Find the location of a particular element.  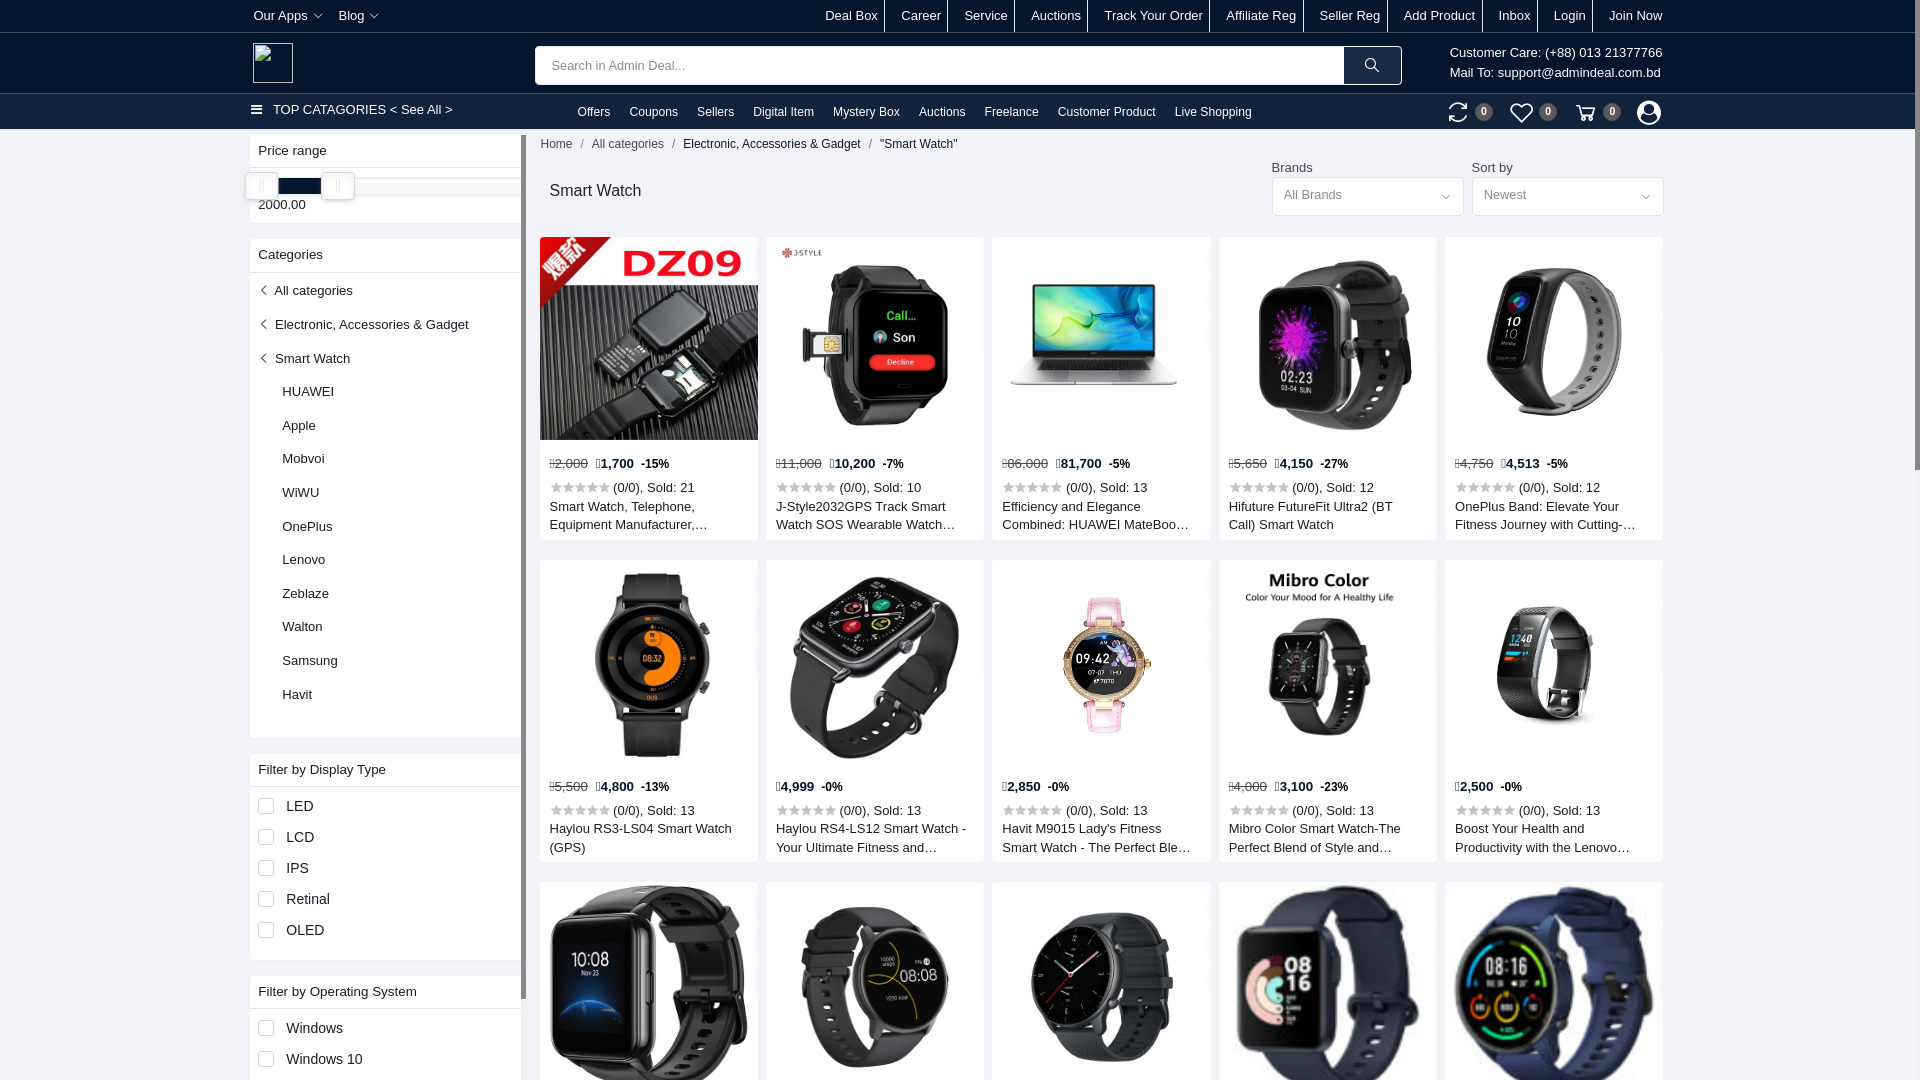

'Electronic, Accessories & Gadget' is located at coordinates (363, 323).